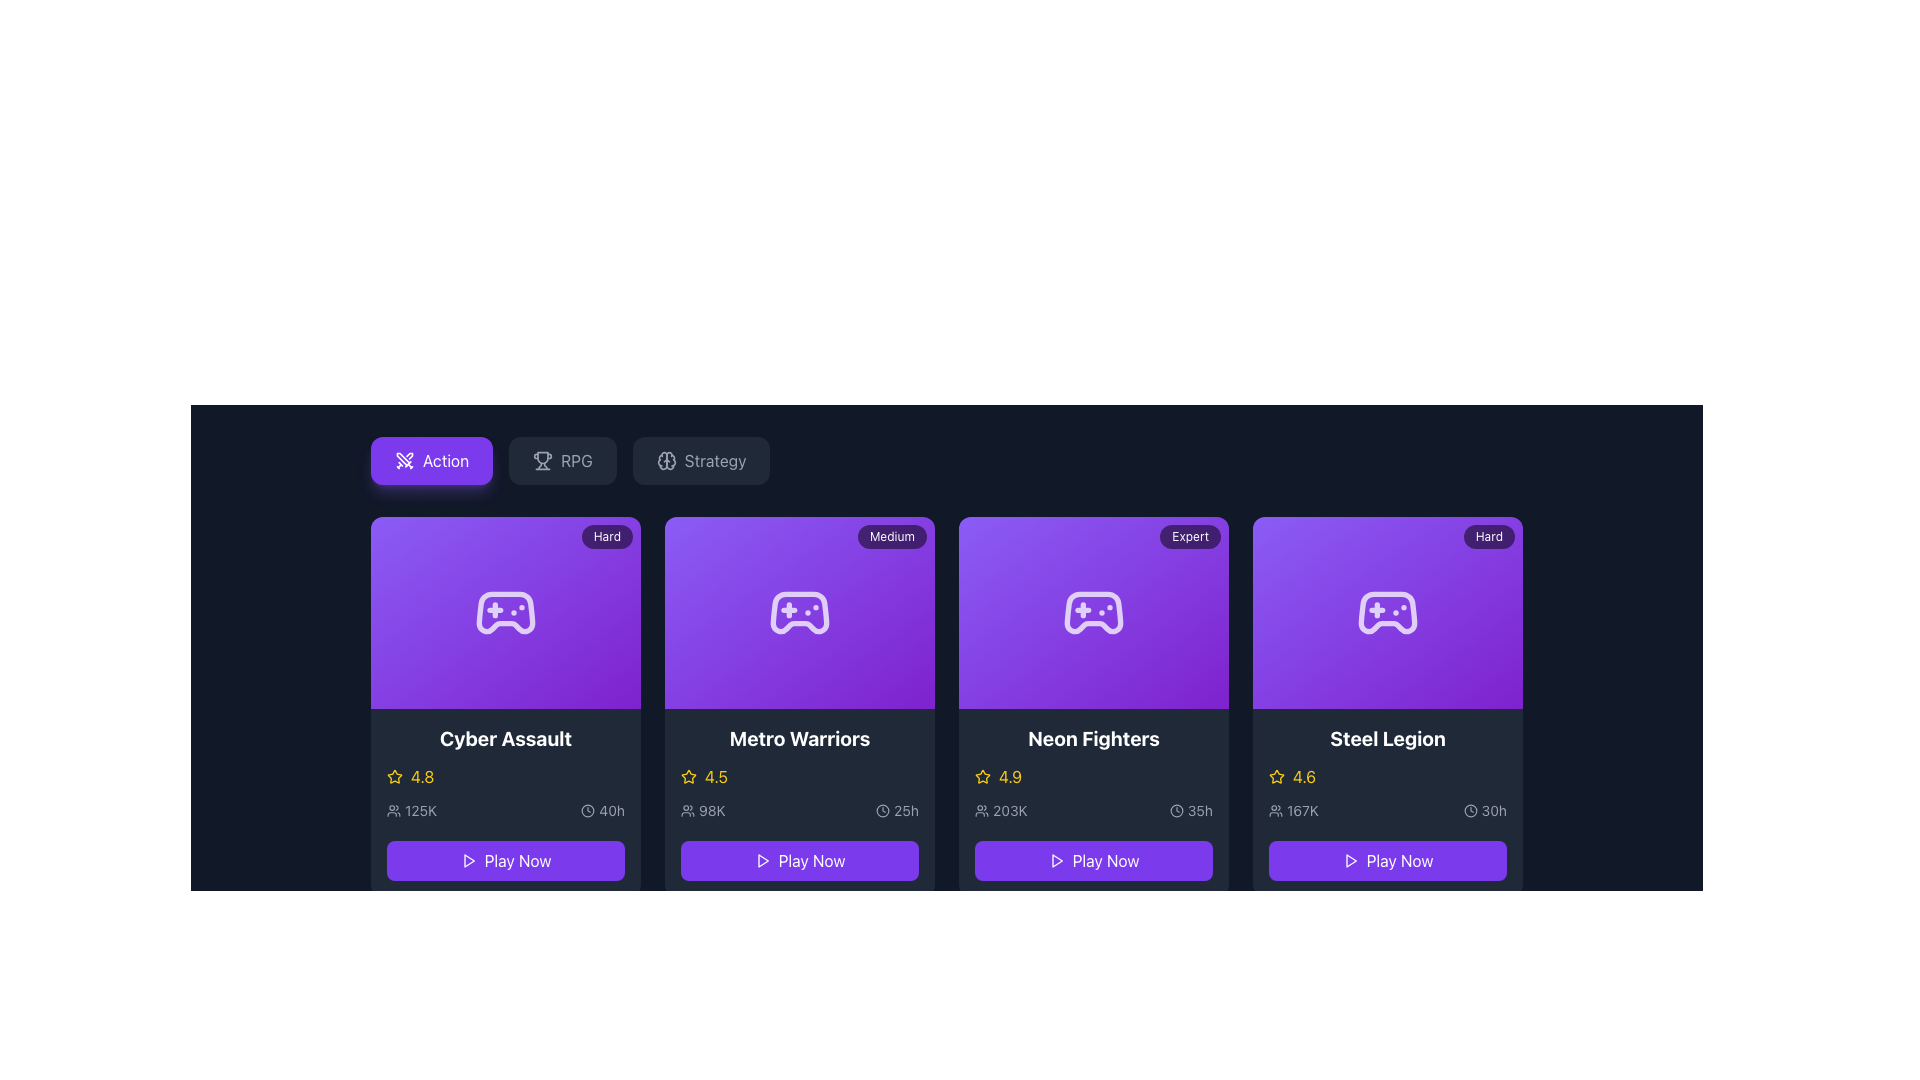 The image size is (1920, 1080). I want to click on the text label reading 'Play Now' located within the purple button beneath the 'Metro Warriors' card, which is the second button from the left, so click(811, 859).